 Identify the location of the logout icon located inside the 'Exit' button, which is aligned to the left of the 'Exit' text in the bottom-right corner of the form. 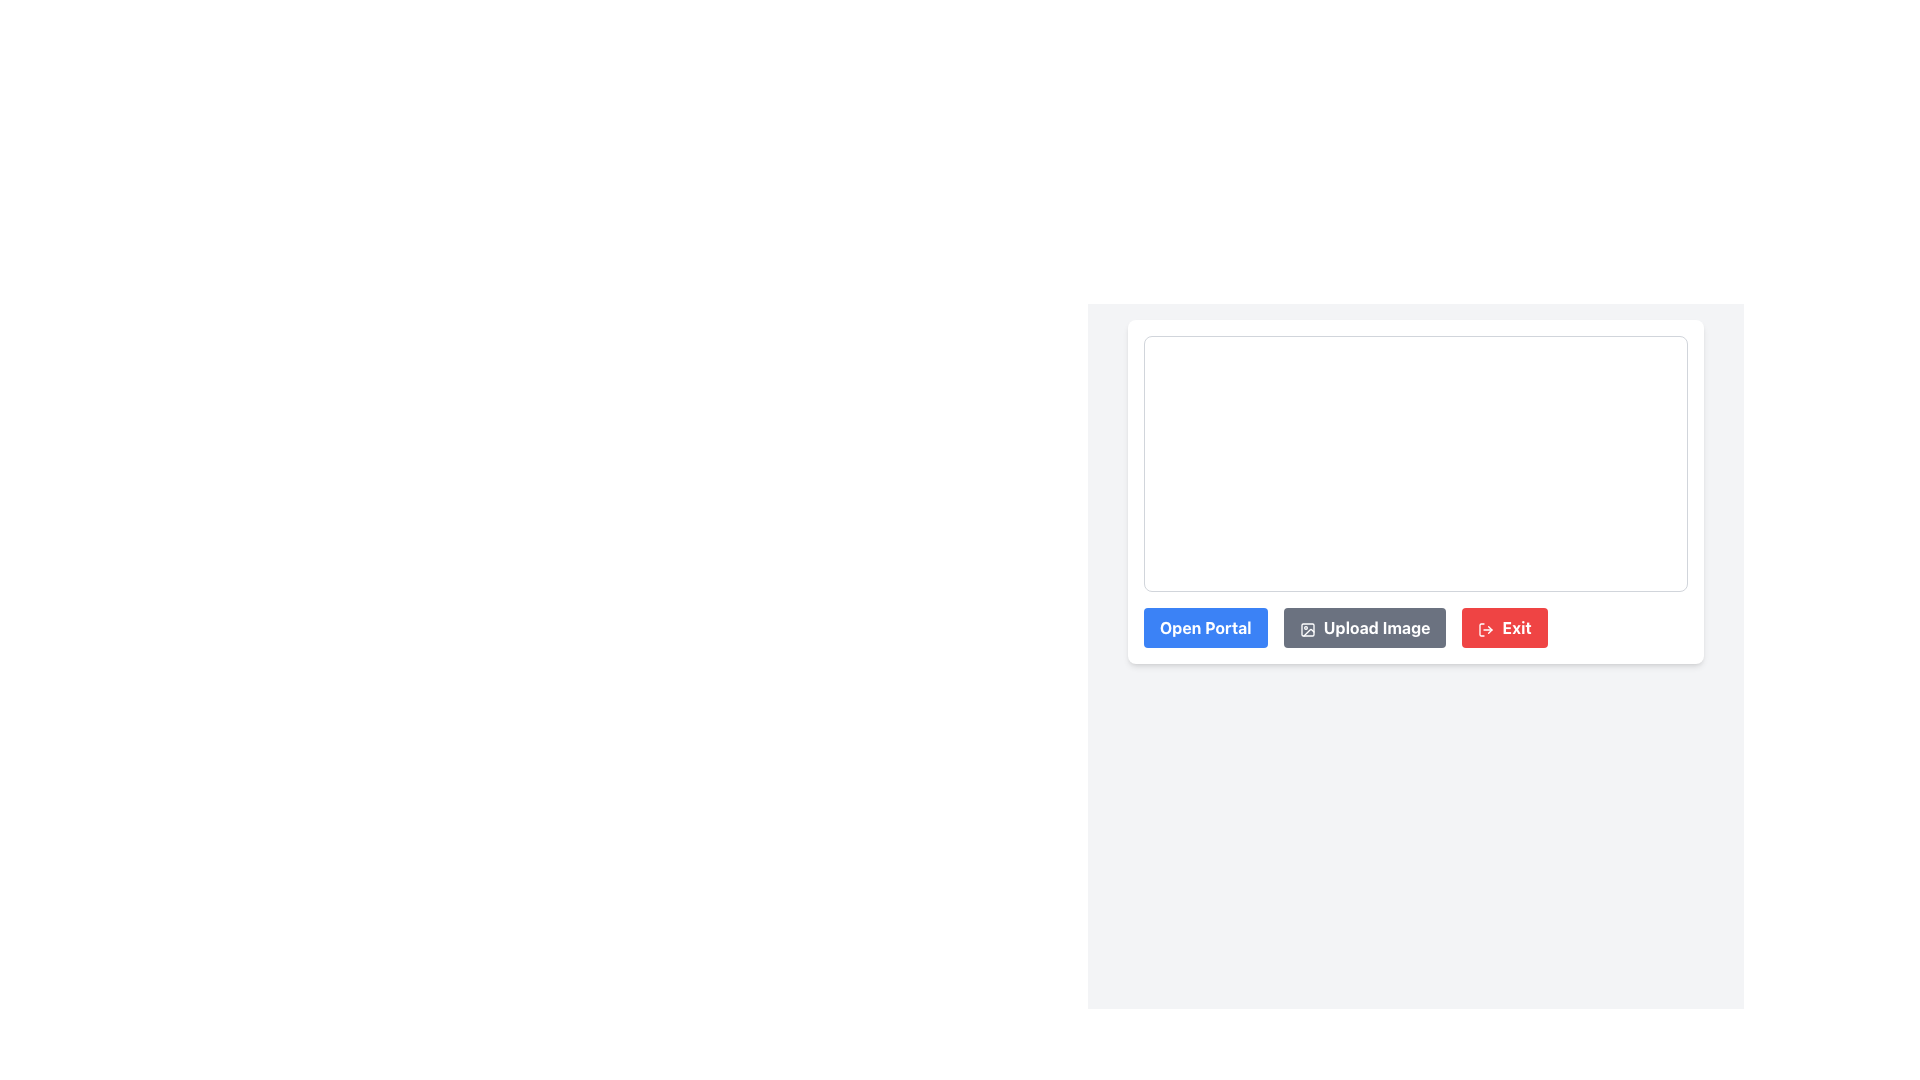
(1486, 628).